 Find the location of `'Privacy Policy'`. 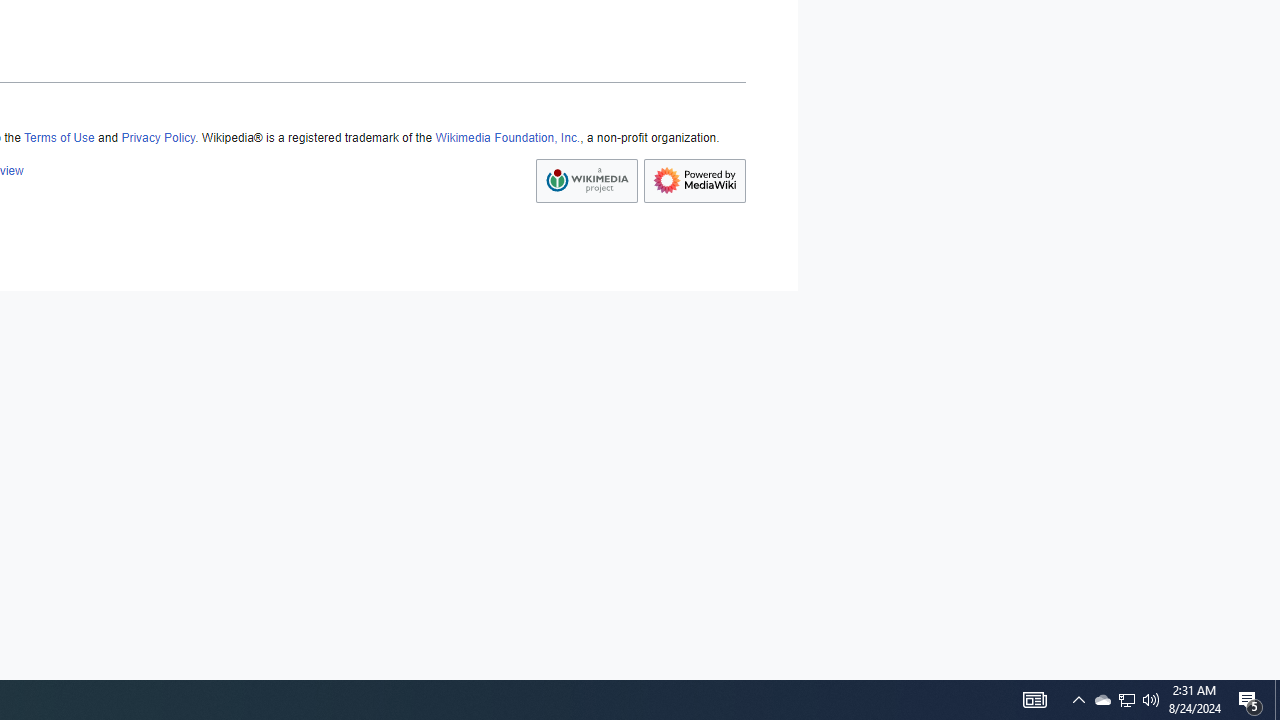

'Privacy Policy' is located at coordinates (157, 137).